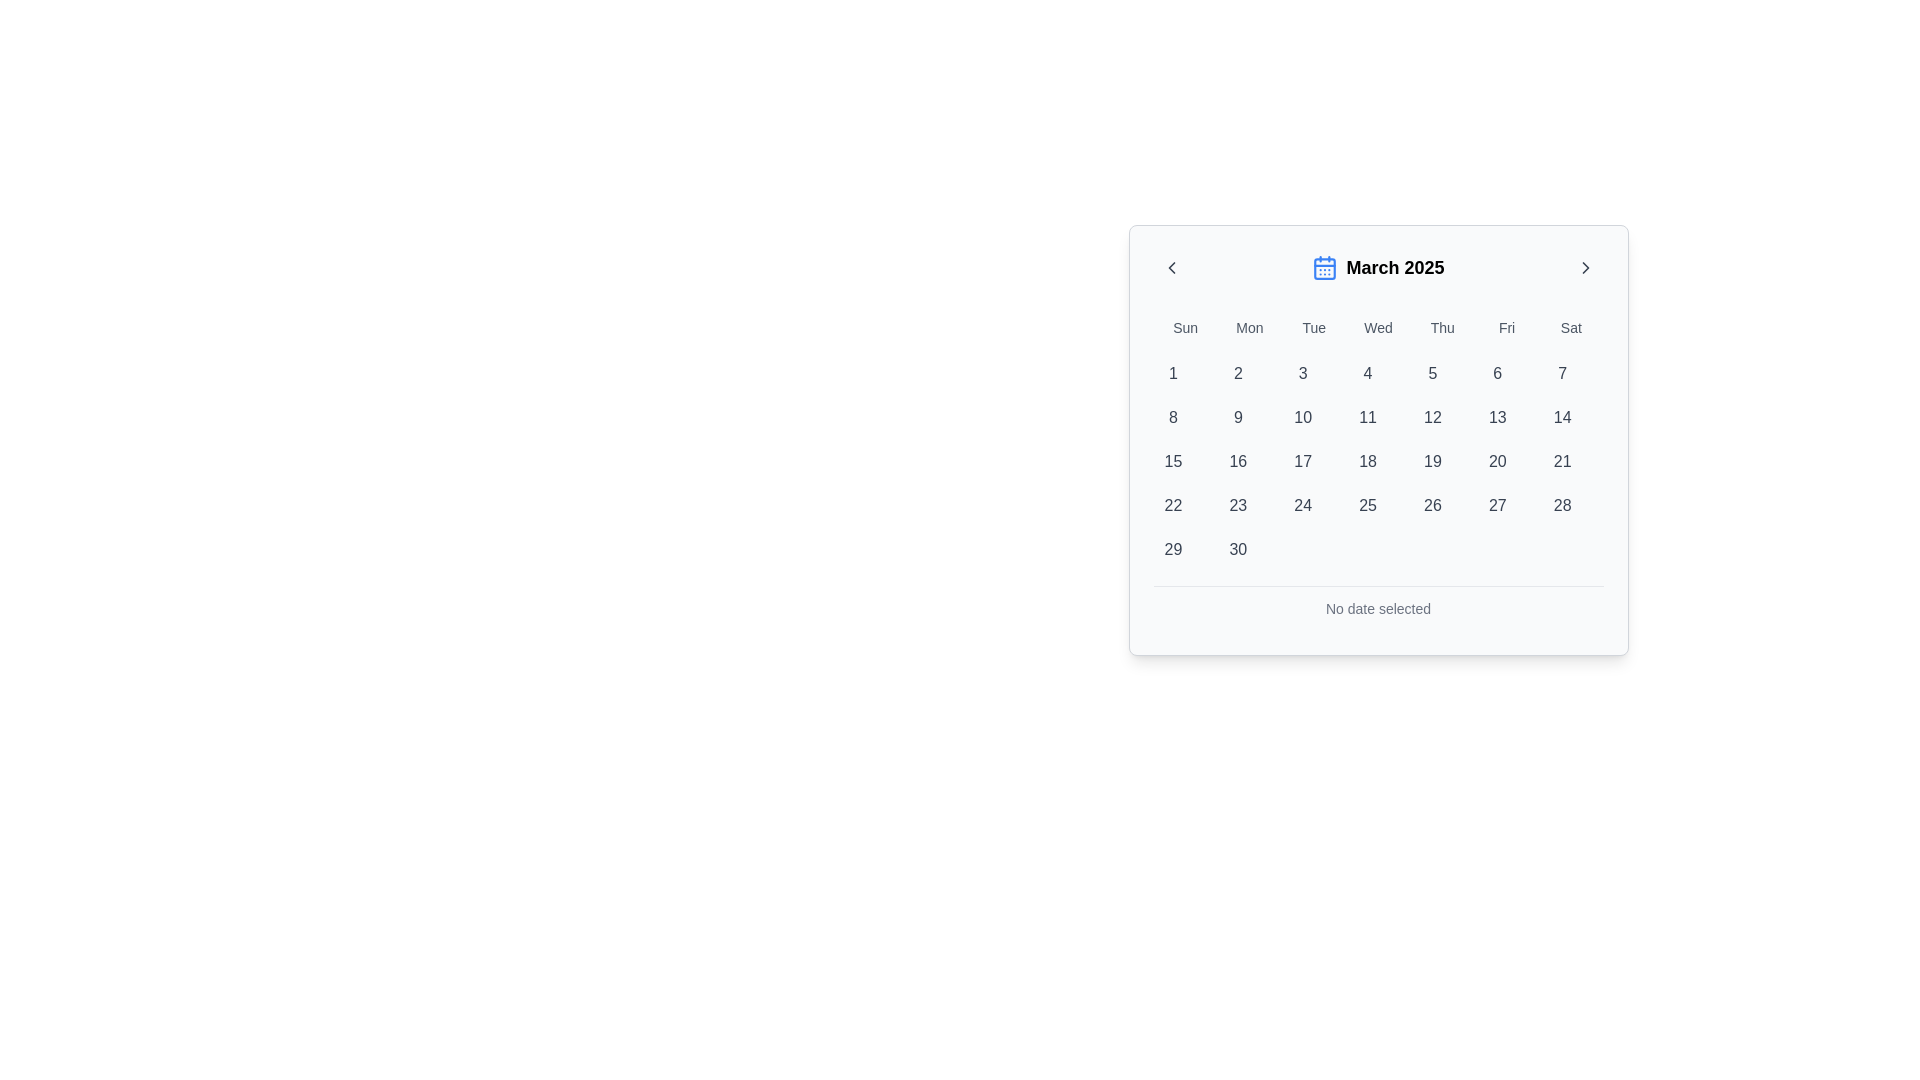 The width and height of the screenshot is (1920, 1080). What do you see at coordinates (1561, 462) in the screenshot?
I see `the interactive day entry button for the 21st day of the month, located under the Saturday column in the fourth row of the calendar grid, for keyboard interaction` at bounding box center [1561, 462].